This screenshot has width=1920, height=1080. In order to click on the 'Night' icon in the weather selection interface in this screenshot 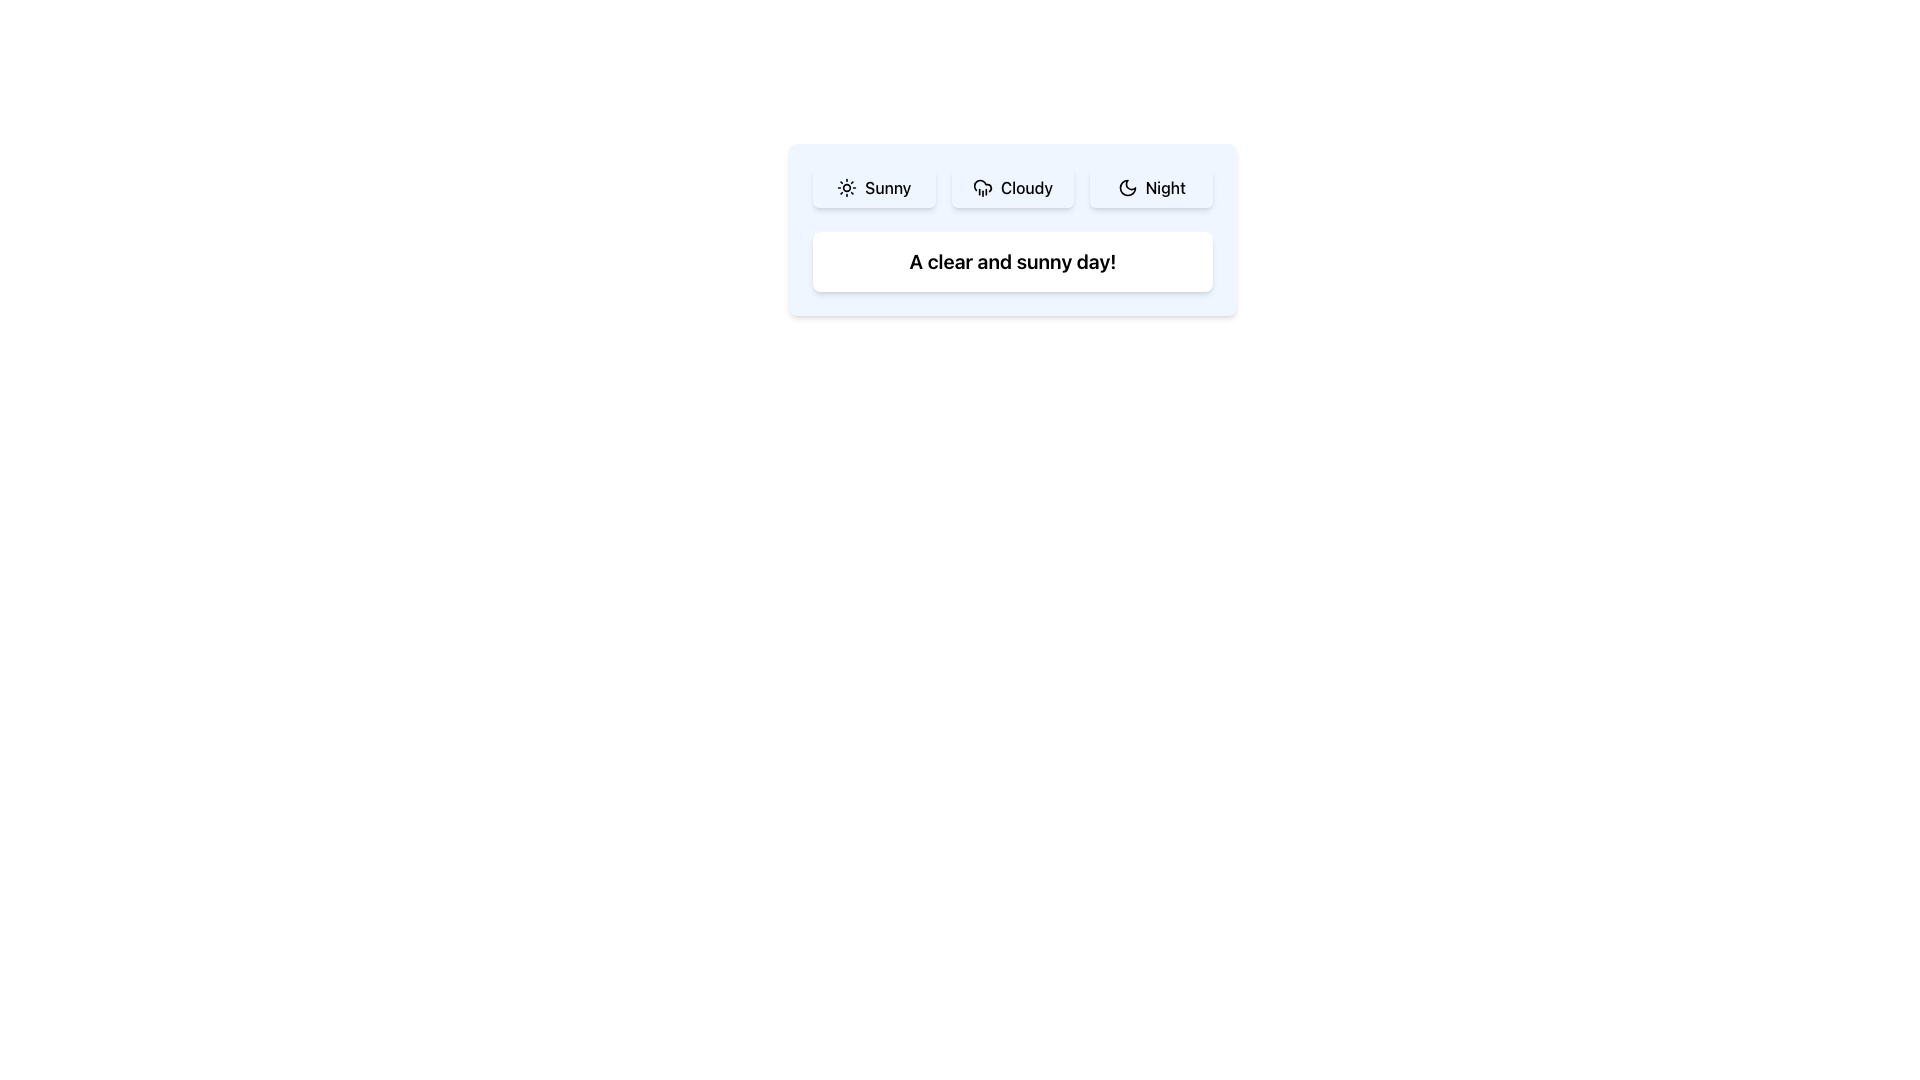, I will do `click(1127, 188)`.